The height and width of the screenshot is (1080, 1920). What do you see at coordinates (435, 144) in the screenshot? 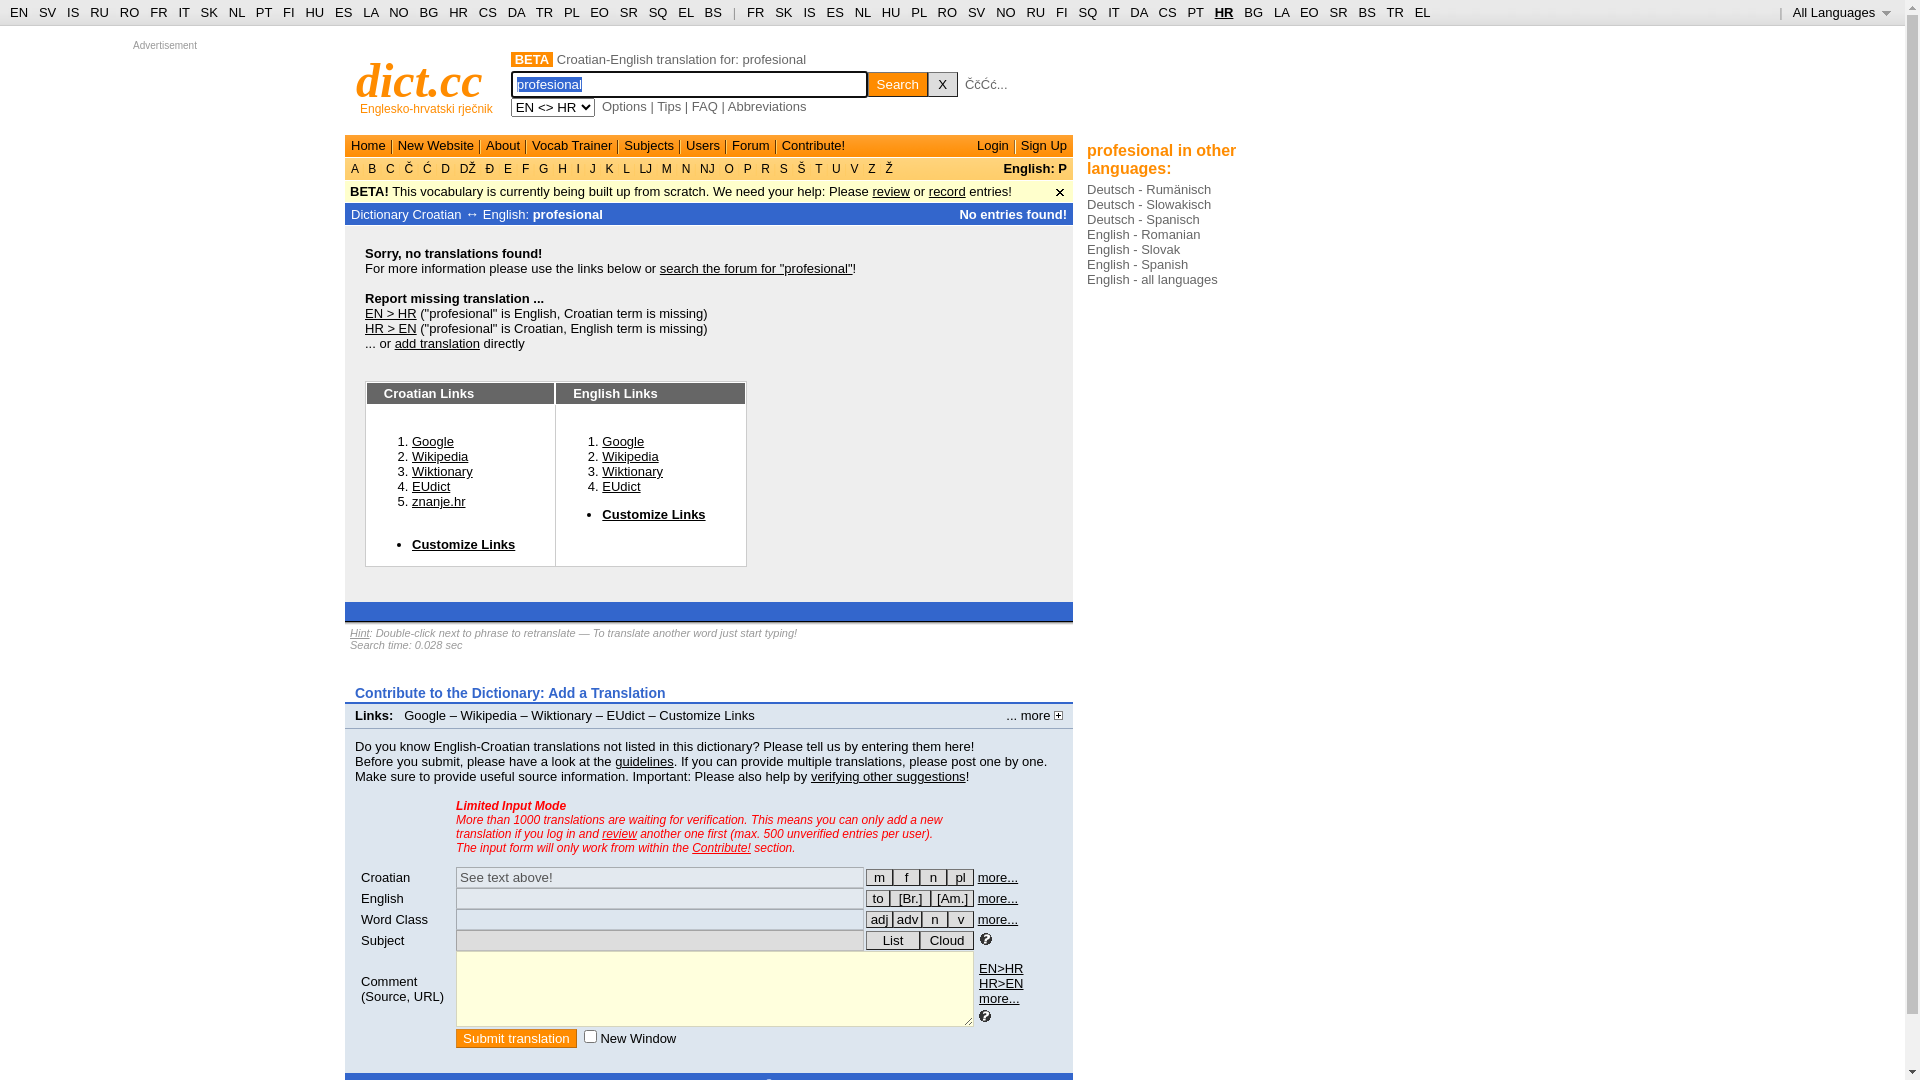
I see `'New Website'` at bounding box center [435, 144].